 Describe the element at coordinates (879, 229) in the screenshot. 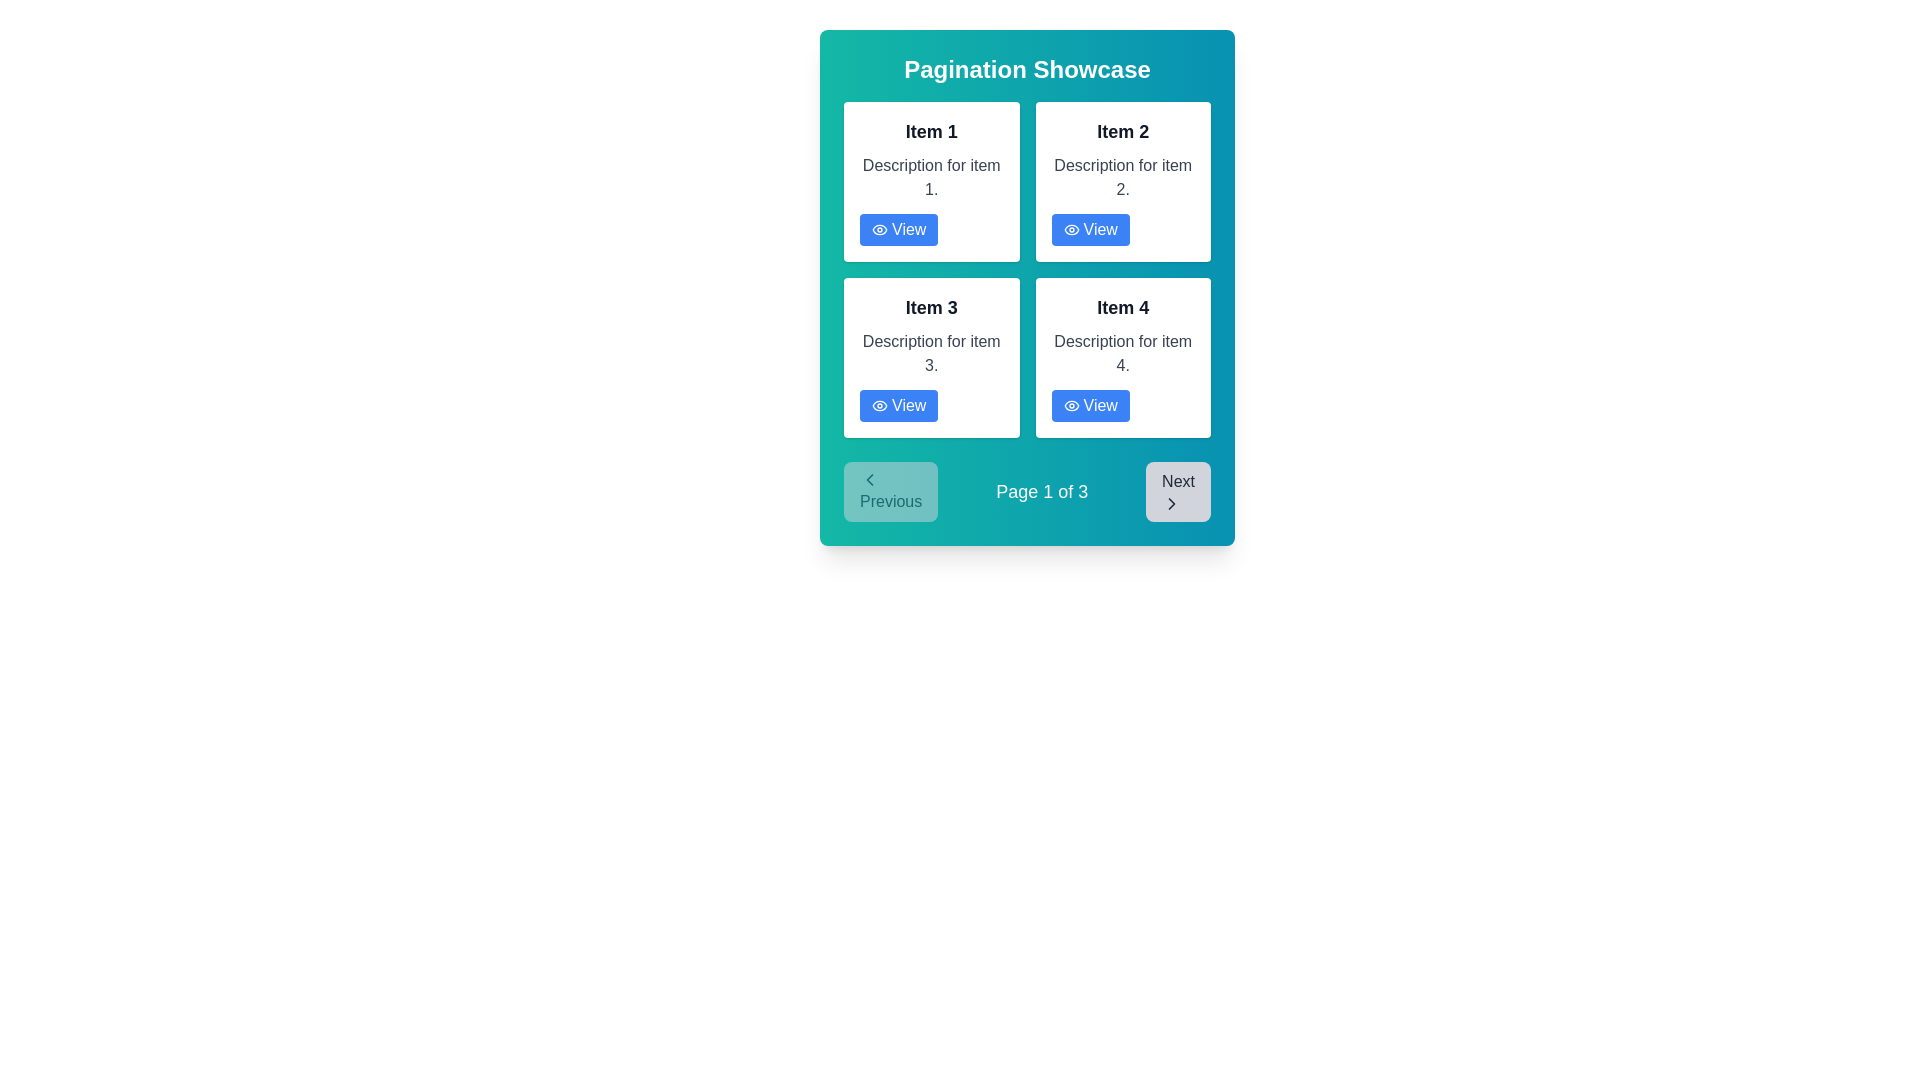

I see `the circular eye icon located within the blue 'View' button under 'Item 1' in the first column of the grid layout` at that location.